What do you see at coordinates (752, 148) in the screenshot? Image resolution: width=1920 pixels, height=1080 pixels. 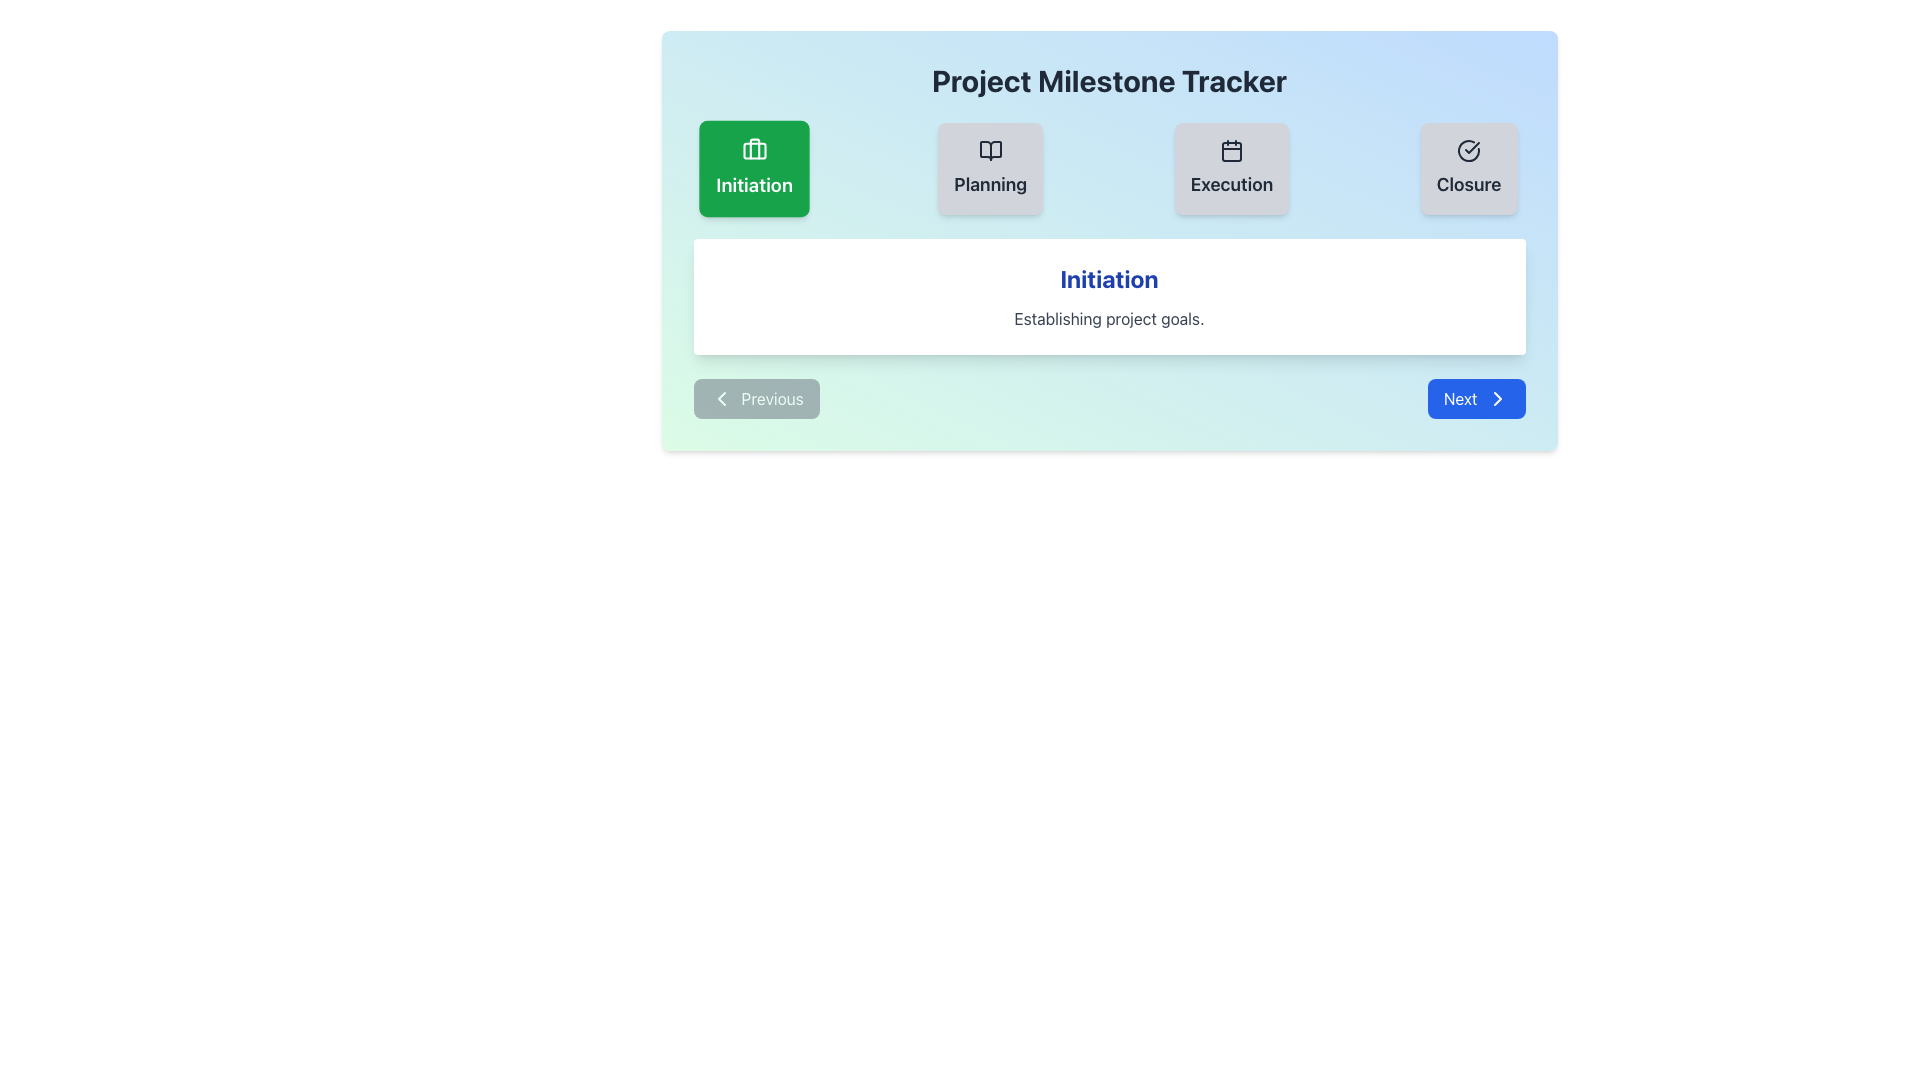 I see `the decorative graphical component that forms the left vertical boundary of the briefcase's handle, located within the briefcase icon next to the 'Initiation' text in the milestone navigation bar` at bounding box center [752, 148].